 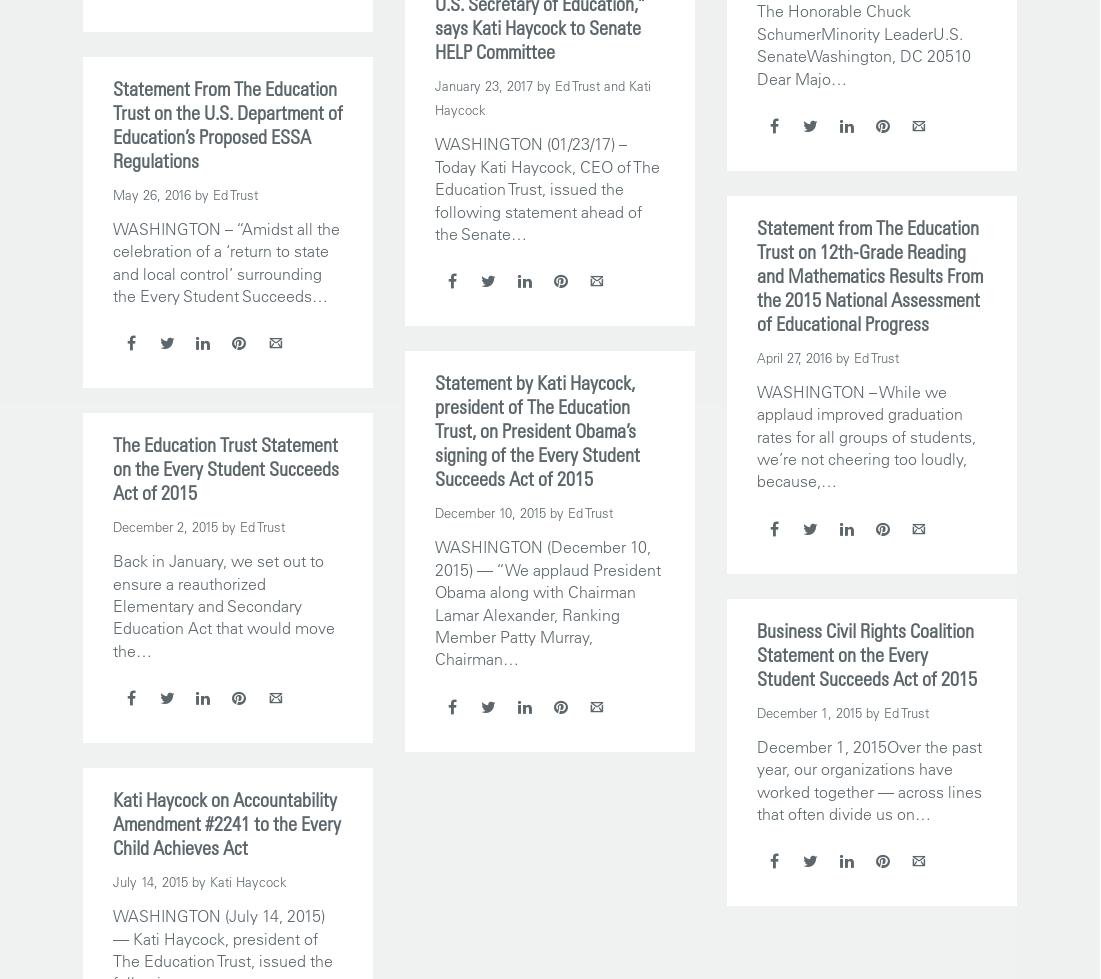 I want to click on 'December 1, 2015Over the past year, our organizations have worked together — across lines that often divide us on…', so click(x=867, y=778).